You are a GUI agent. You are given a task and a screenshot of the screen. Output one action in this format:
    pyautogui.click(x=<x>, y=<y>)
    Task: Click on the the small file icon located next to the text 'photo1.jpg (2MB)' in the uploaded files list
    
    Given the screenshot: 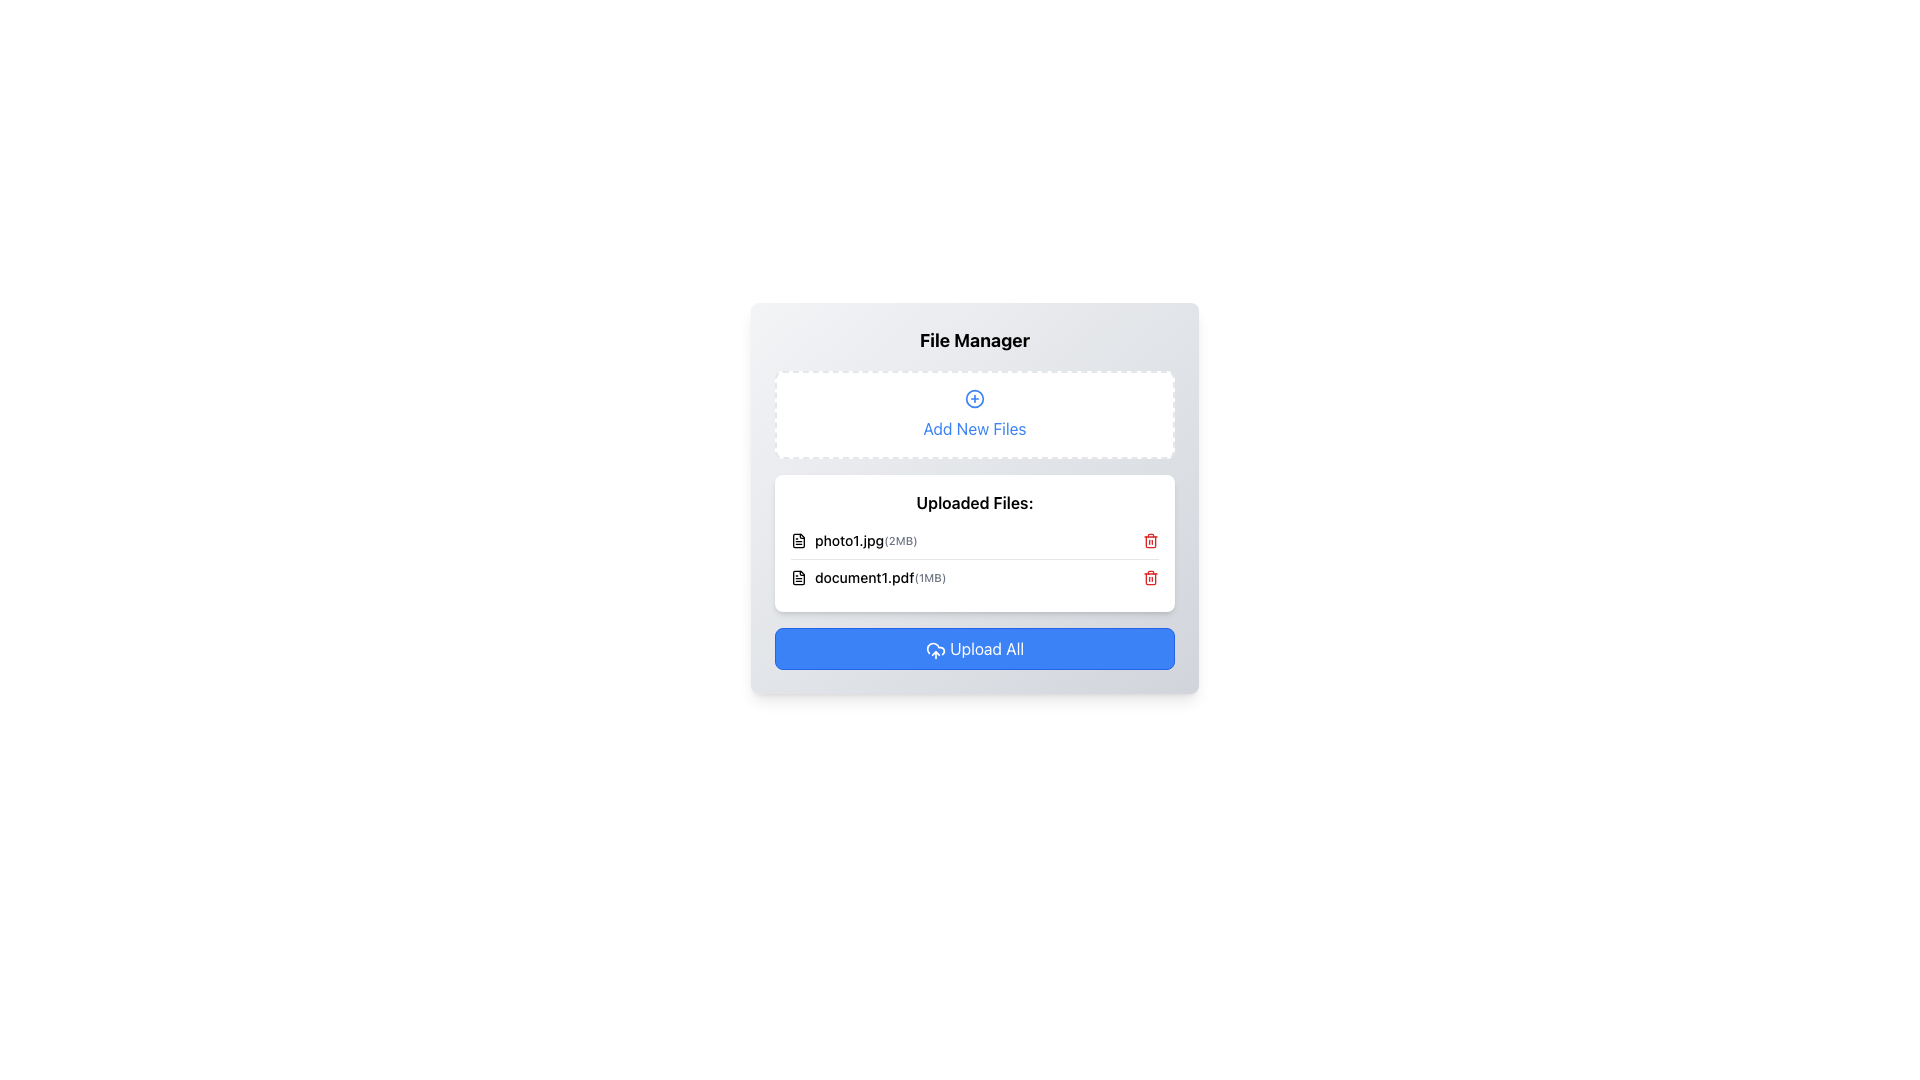 What is the action you would take?
    pyautogui.click(x=797, y=540)
    